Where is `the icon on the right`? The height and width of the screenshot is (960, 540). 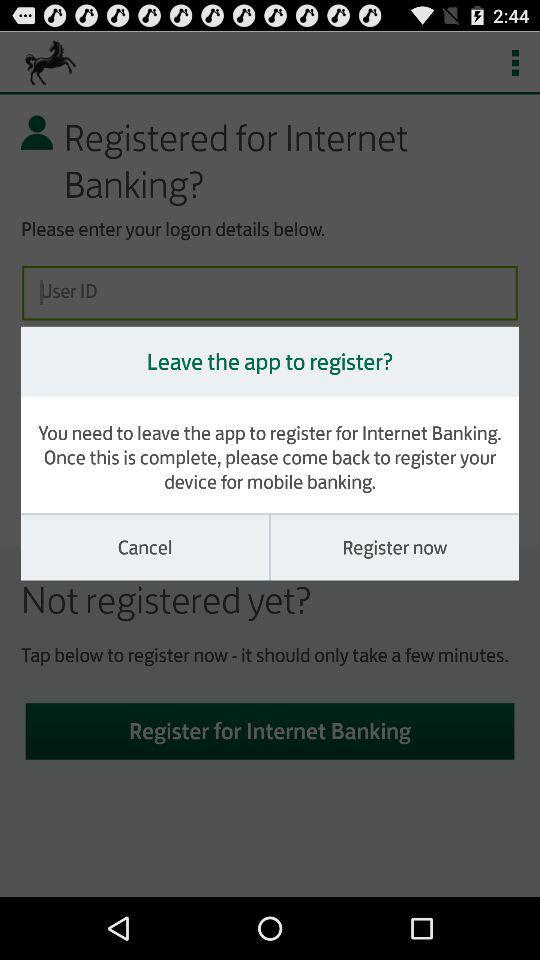
the icon on the right is located at coordinates (394, 547).